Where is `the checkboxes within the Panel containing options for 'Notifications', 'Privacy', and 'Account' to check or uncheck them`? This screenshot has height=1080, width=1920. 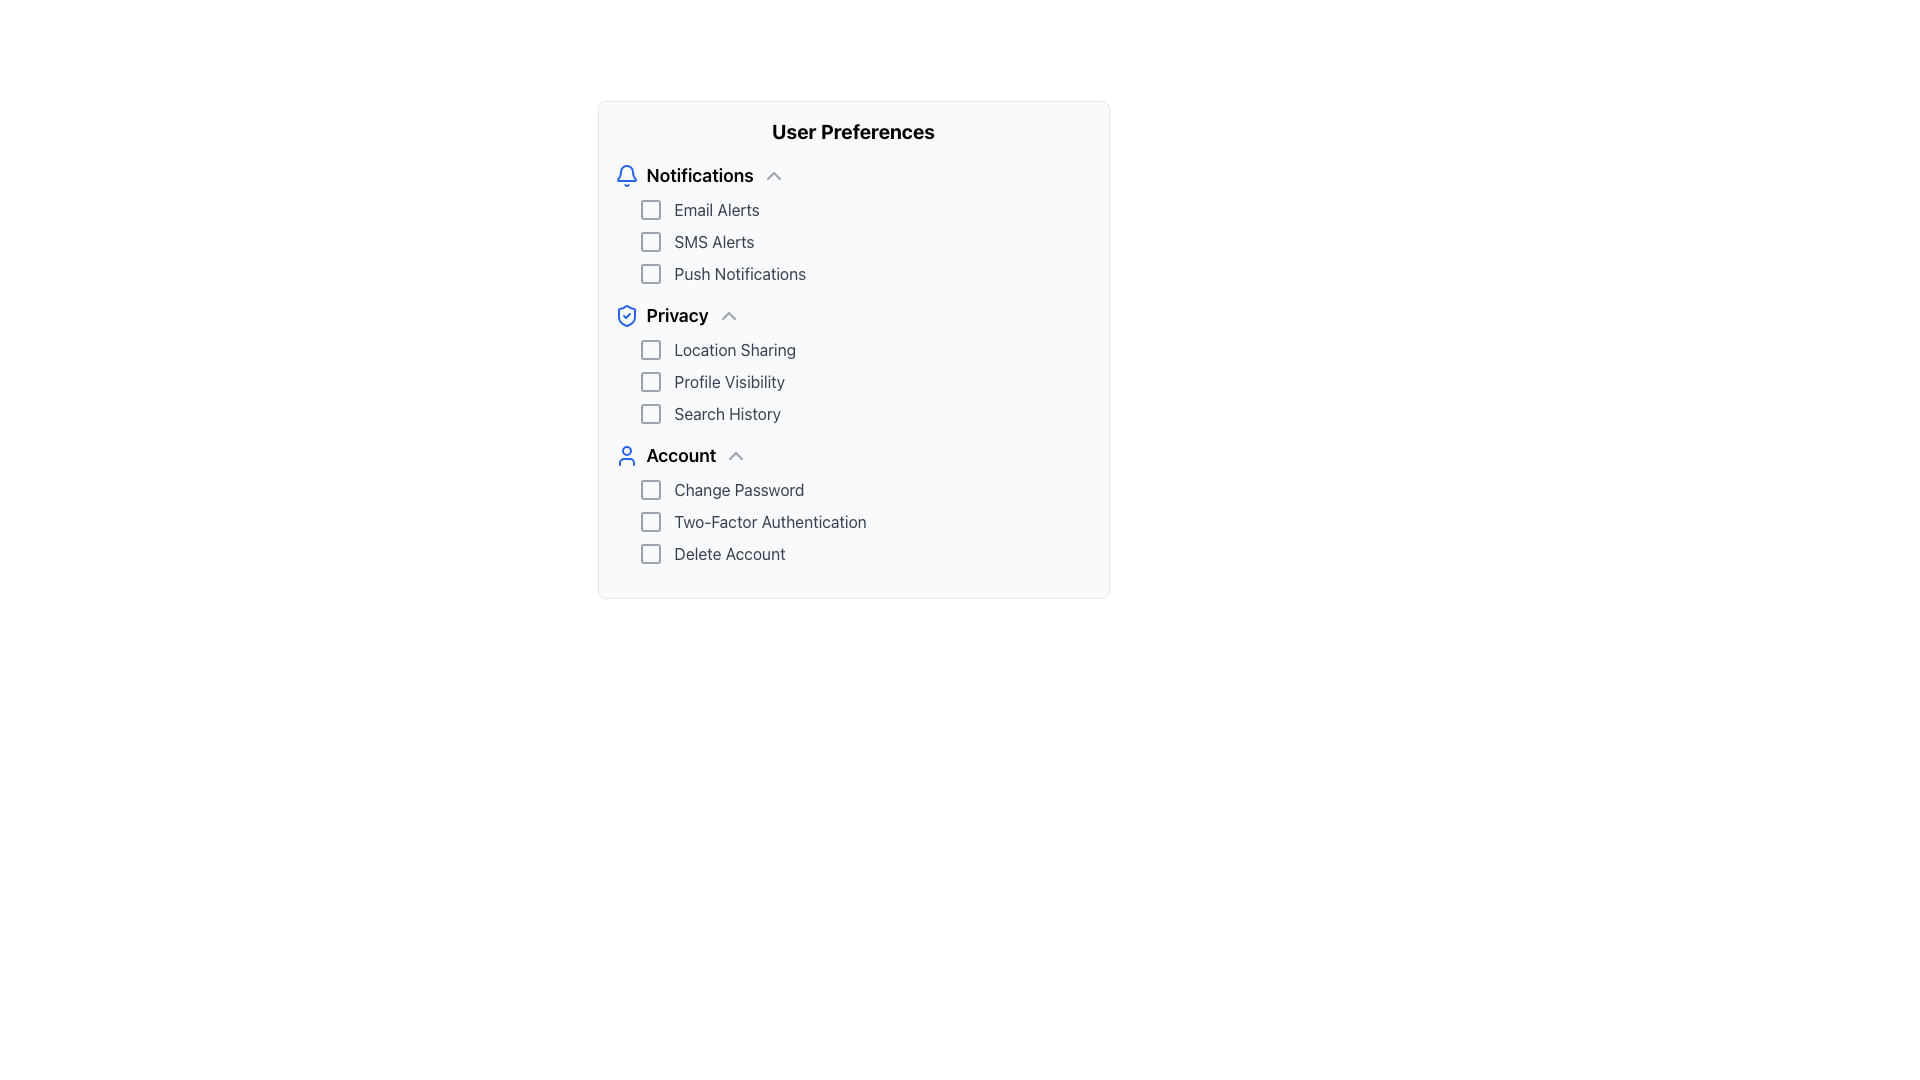 the checkboxes within the Panel containing options for 'Notifications', 'Privacy', and 'Account' to check or uncheck them is located at coordinates (853, 349).